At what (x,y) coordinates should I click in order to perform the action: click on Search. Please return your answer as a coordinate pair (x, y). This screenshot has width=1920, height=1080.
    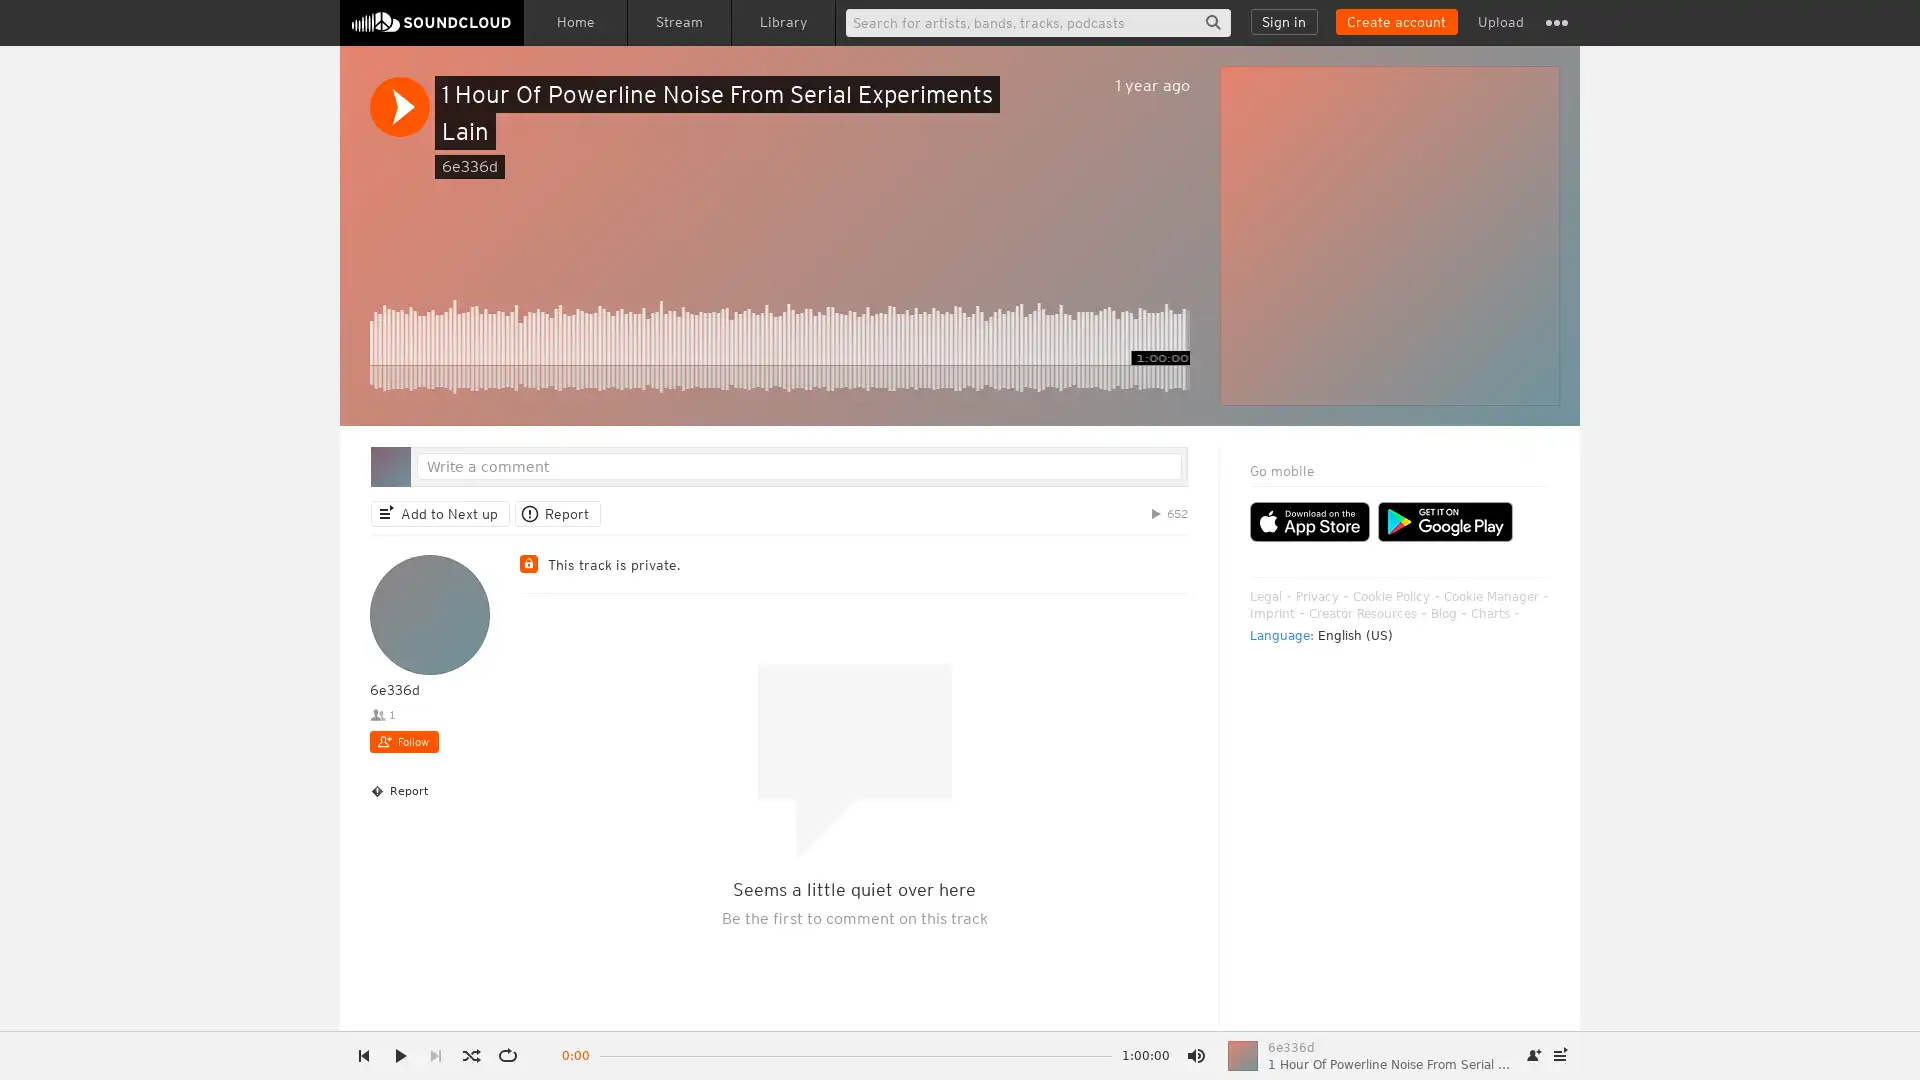
    Looking at the image, I should click on (1212, 22).